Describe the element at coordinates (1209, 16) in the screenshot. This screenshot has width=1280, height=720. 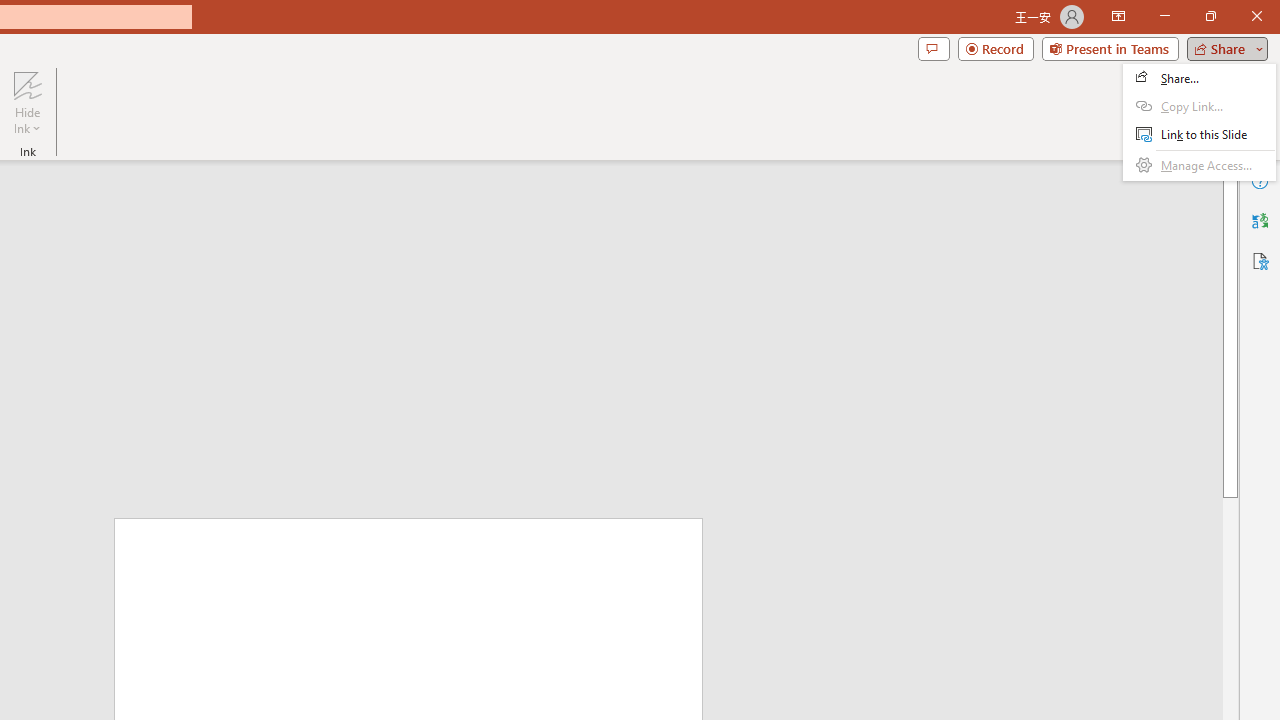
I see `'Restore Down'` at that location.